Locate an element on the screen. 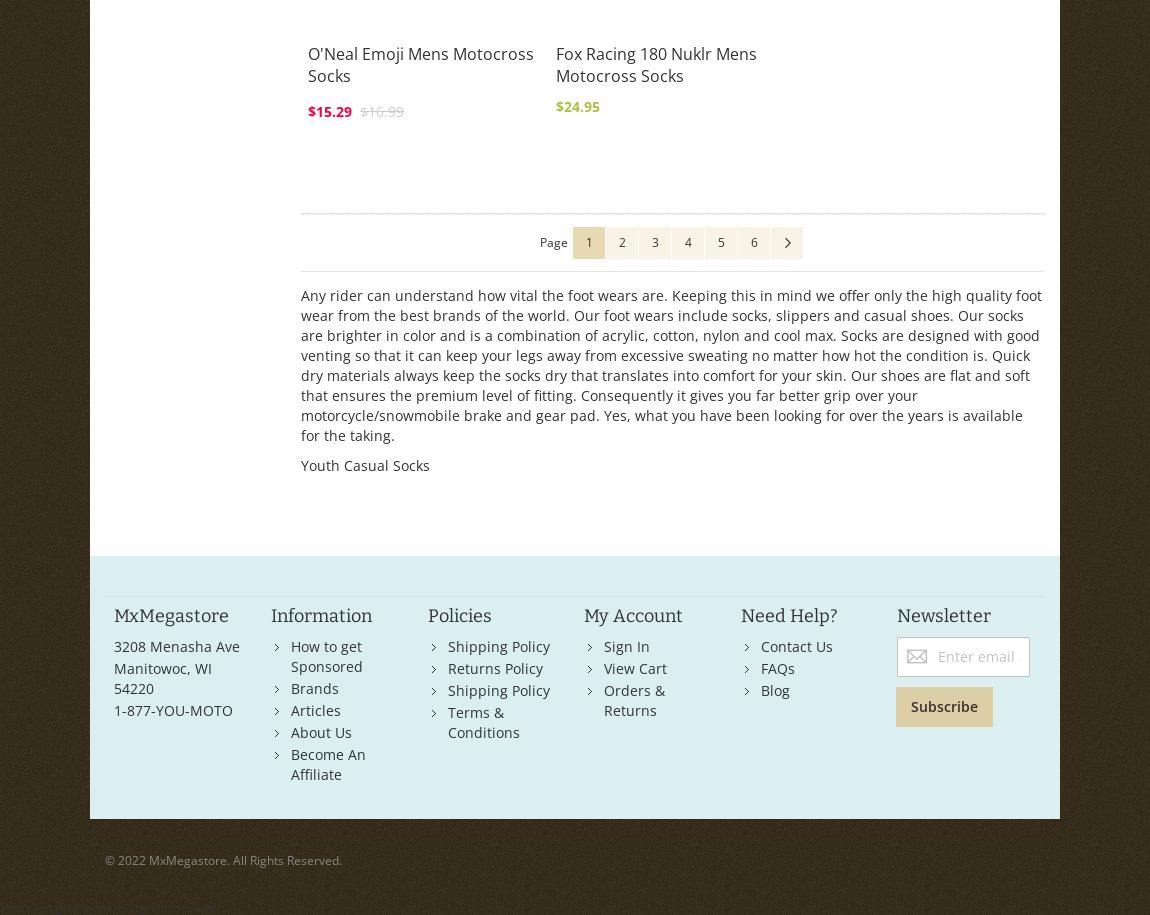 This screenshot has height=915, width=1150. 'Manitowoc, WI 54220' is located at coordinates (161, 676).